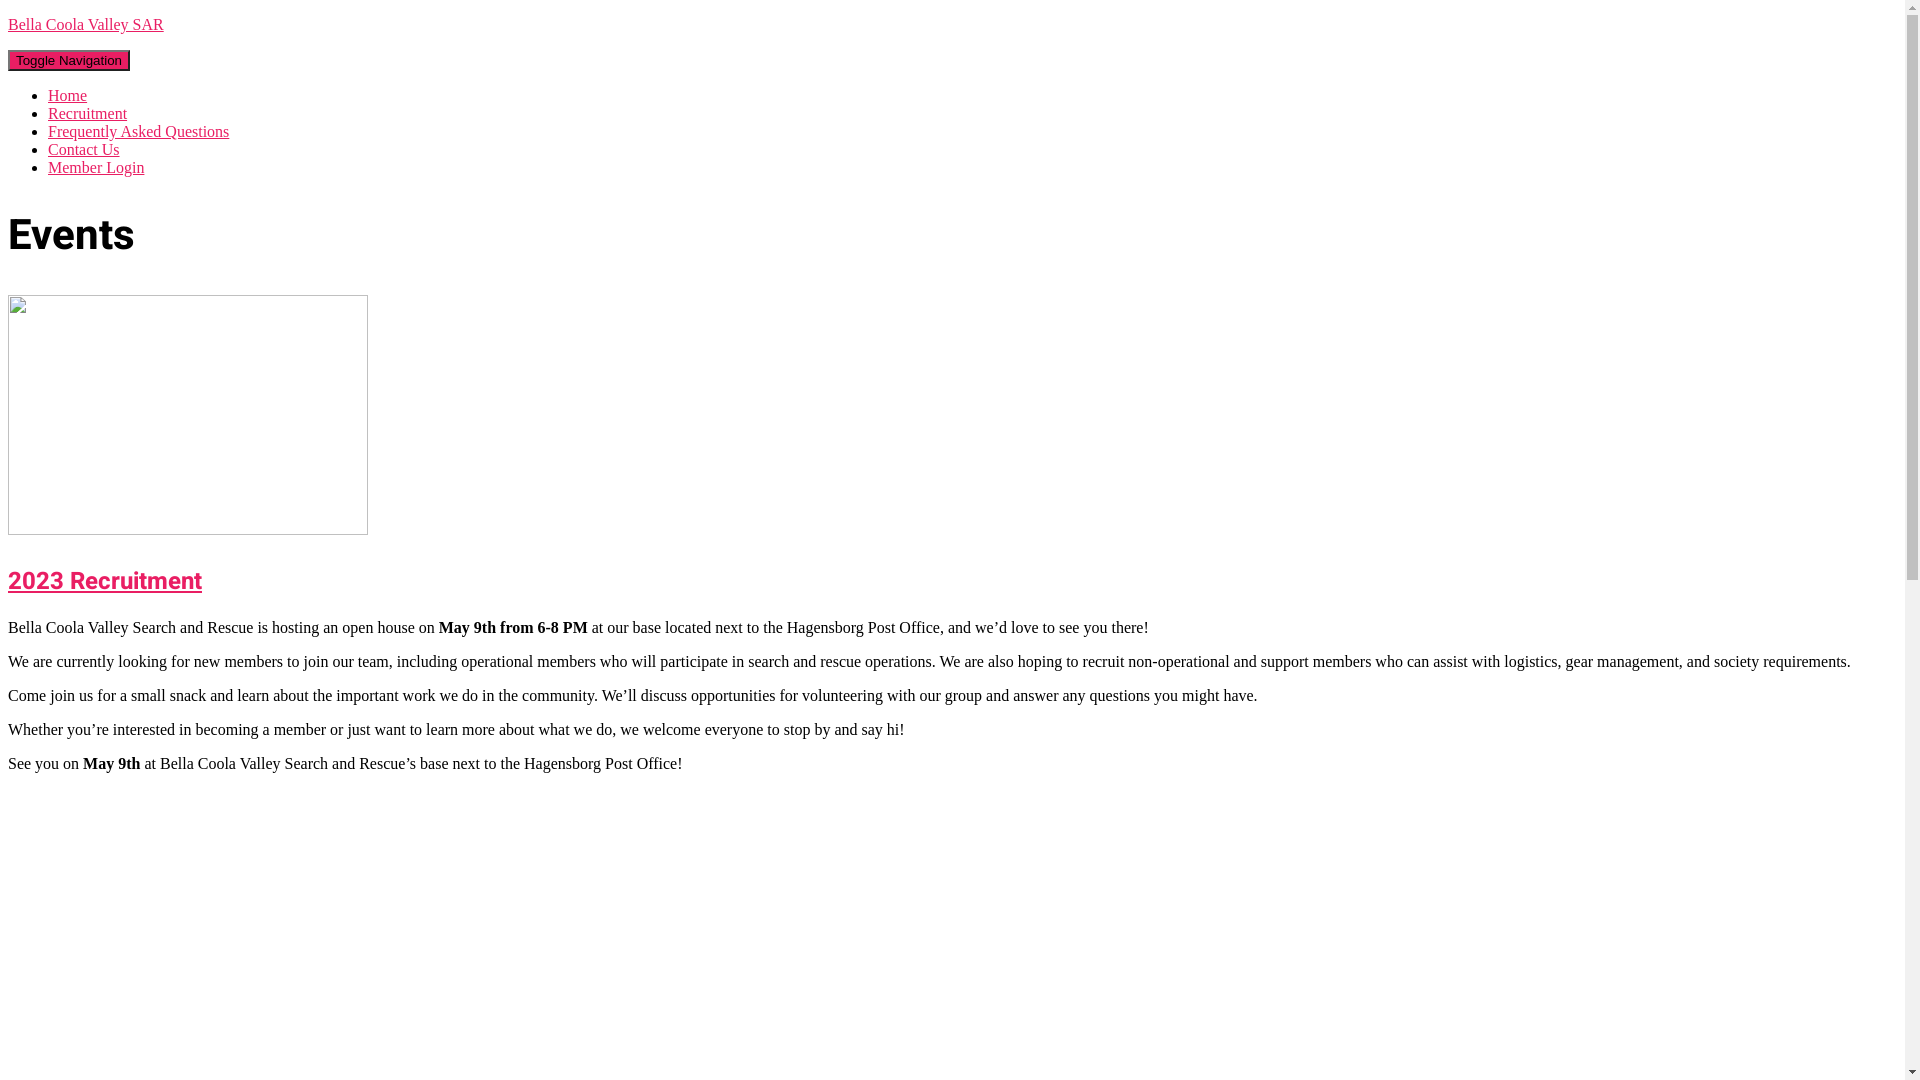  Describe the element at coordinates (951, 24) in the screenshot. I see `'Bella Coola Valley SAR'` at that location.